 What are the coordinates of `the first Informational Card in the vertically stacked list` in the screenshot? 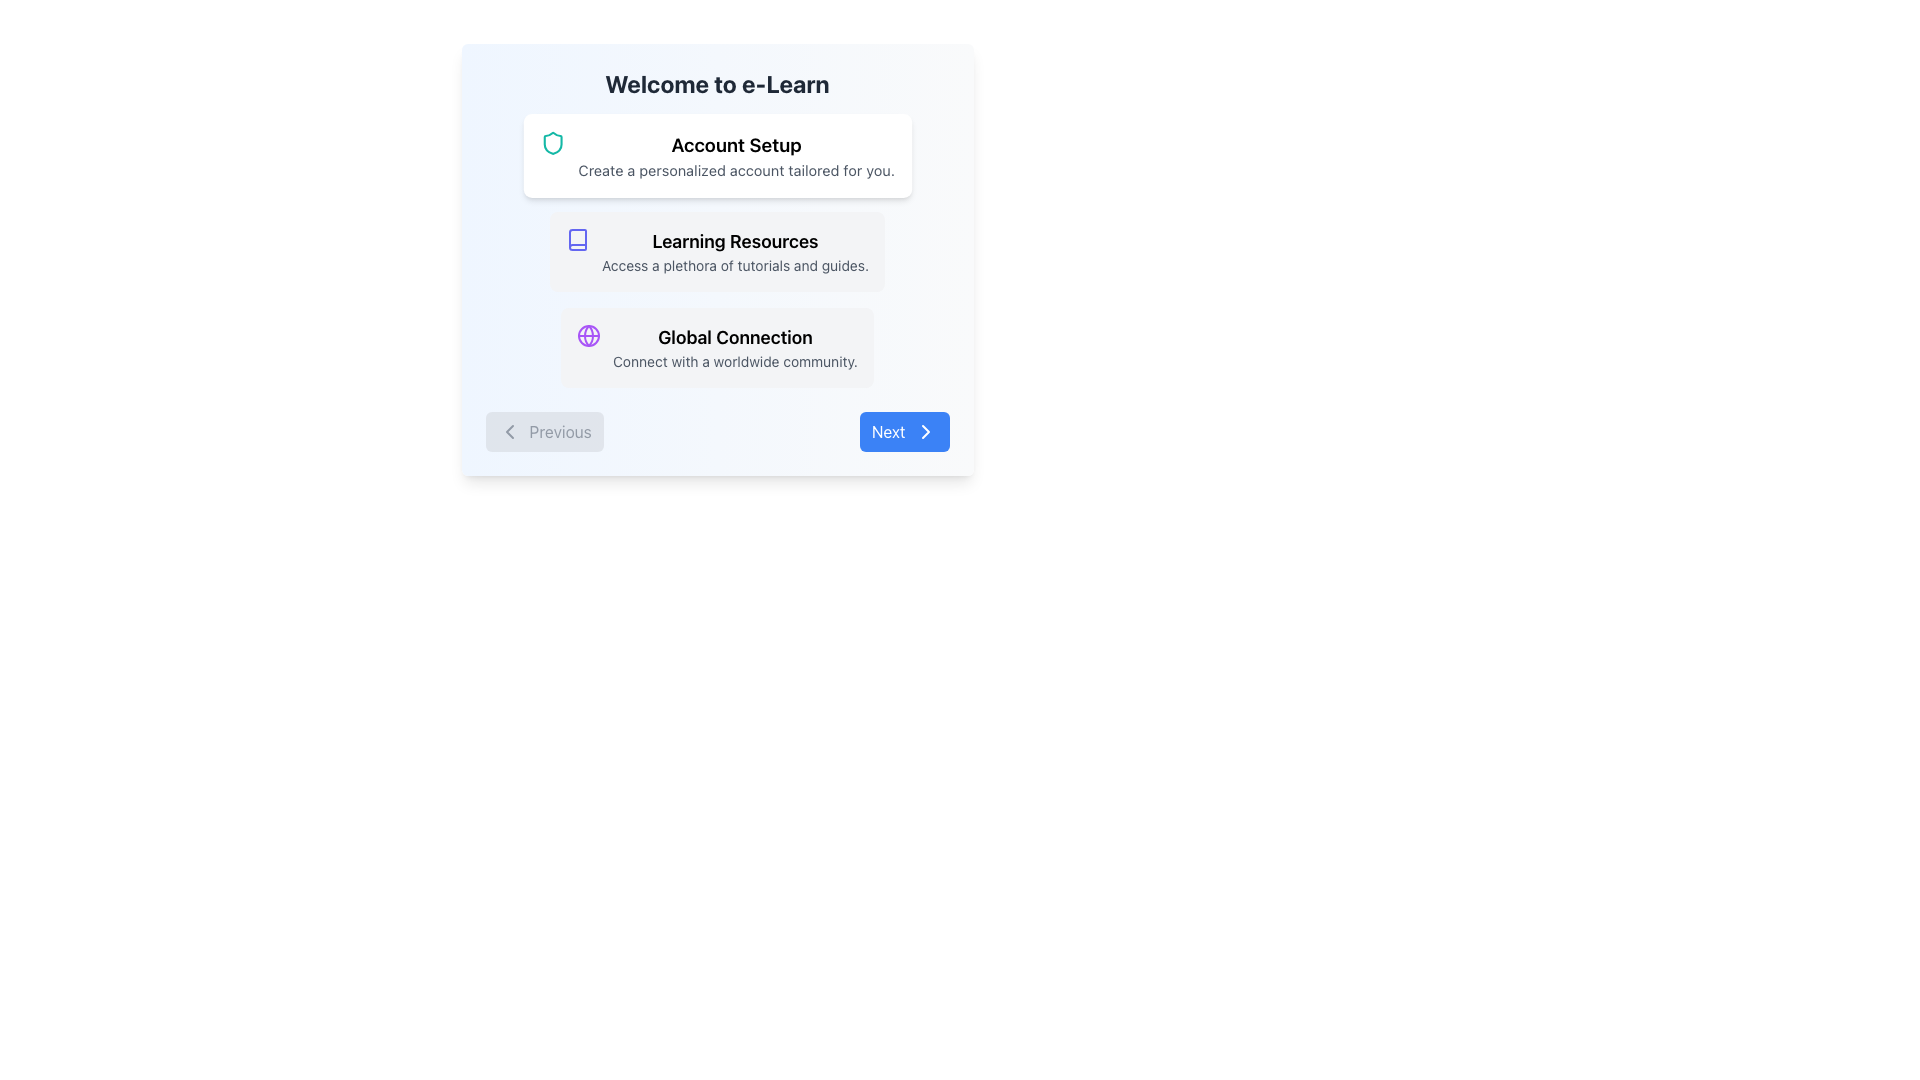 It's located at (717, 154).